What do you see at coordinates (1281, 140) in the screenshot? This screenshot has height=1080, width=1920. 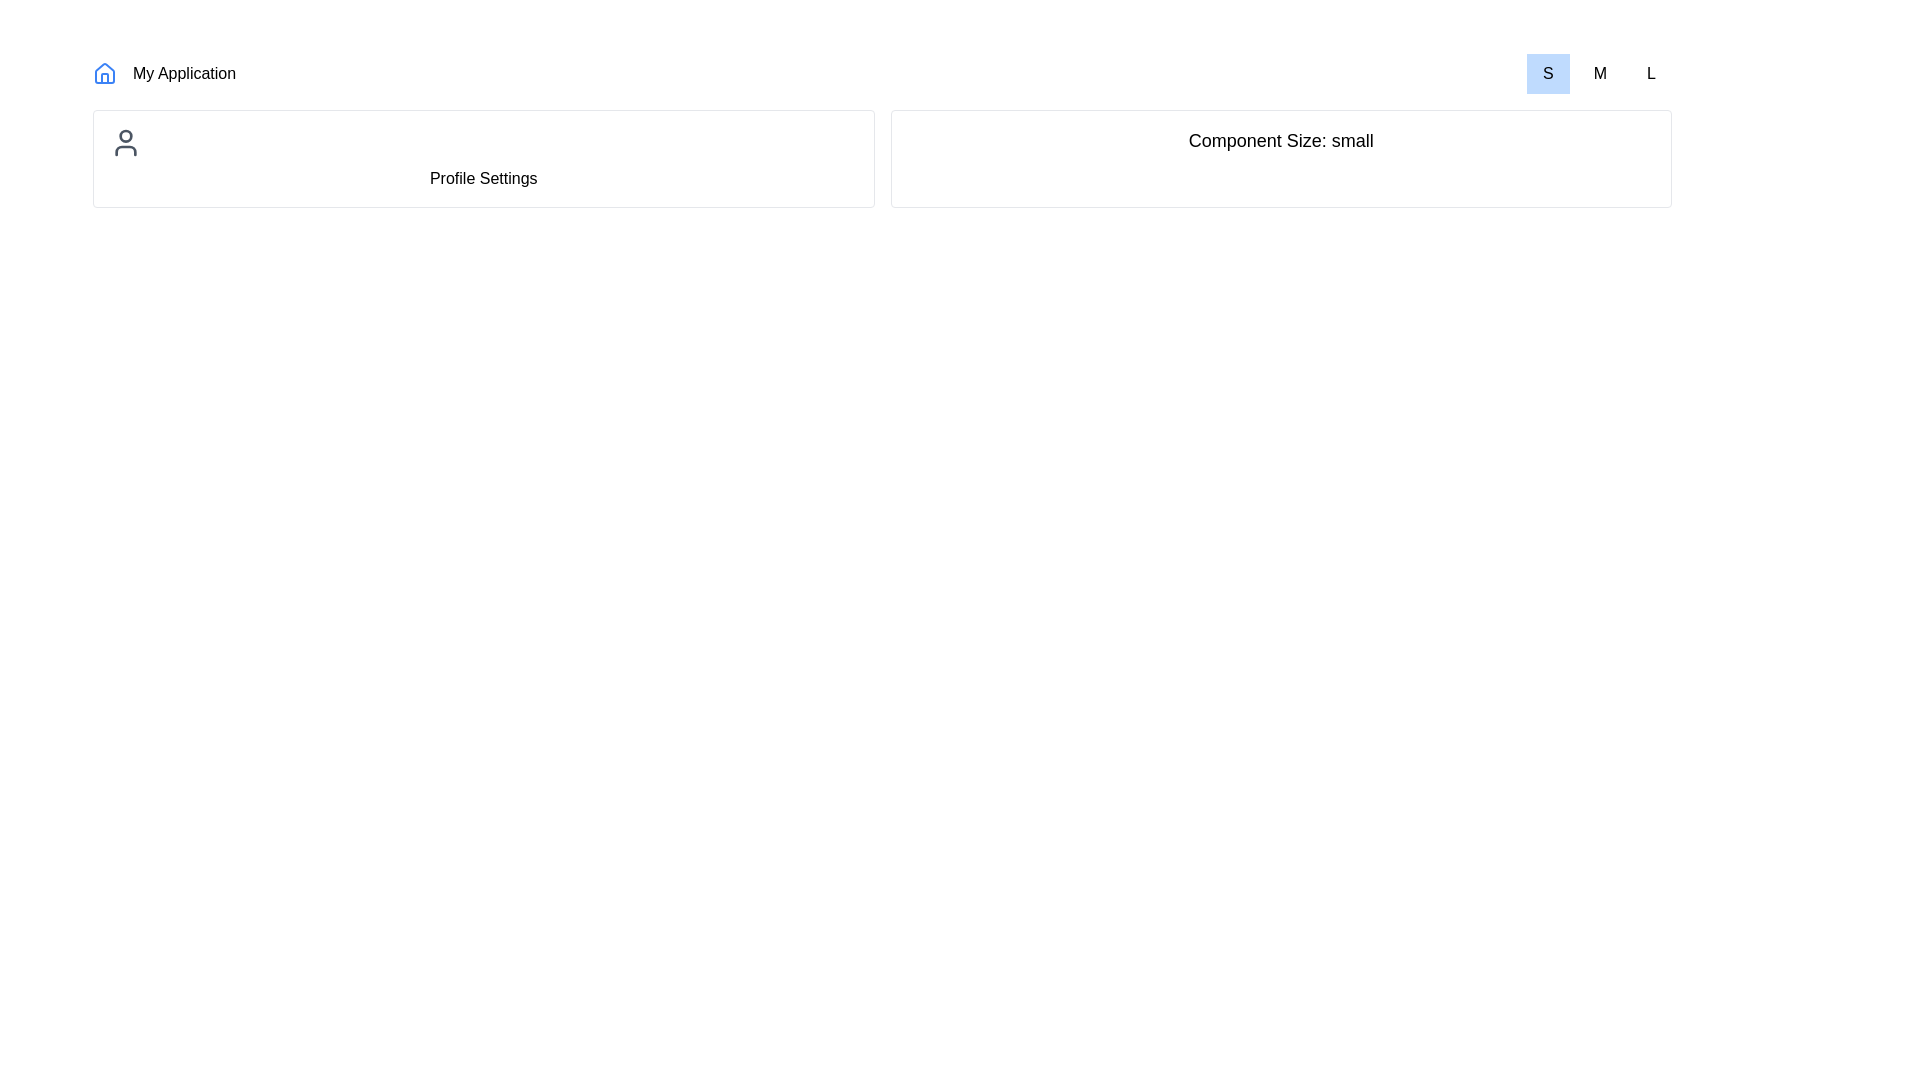 I see `the text label displaying 'Component Size: small'` at bounding box center [1281, 140].